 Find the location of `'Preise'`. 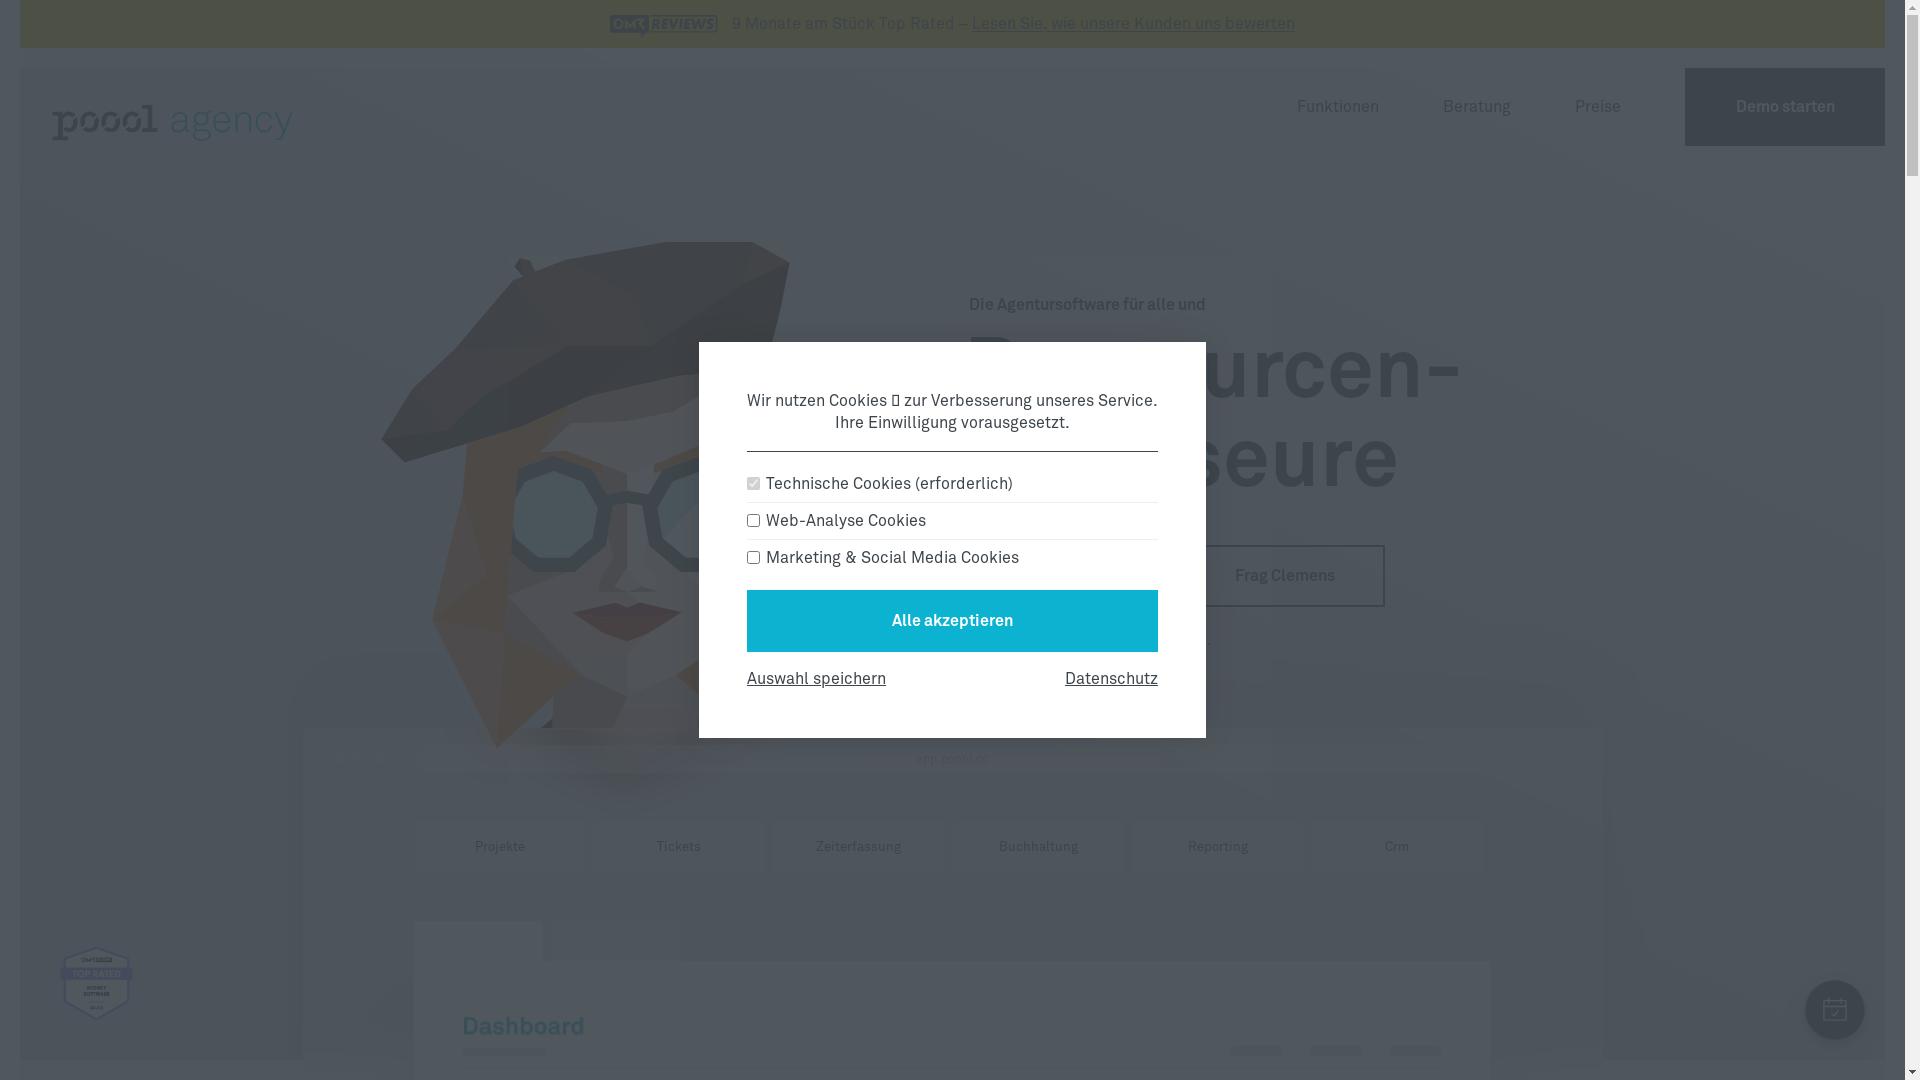

'Preise' is located at coordinates (1573, 107).